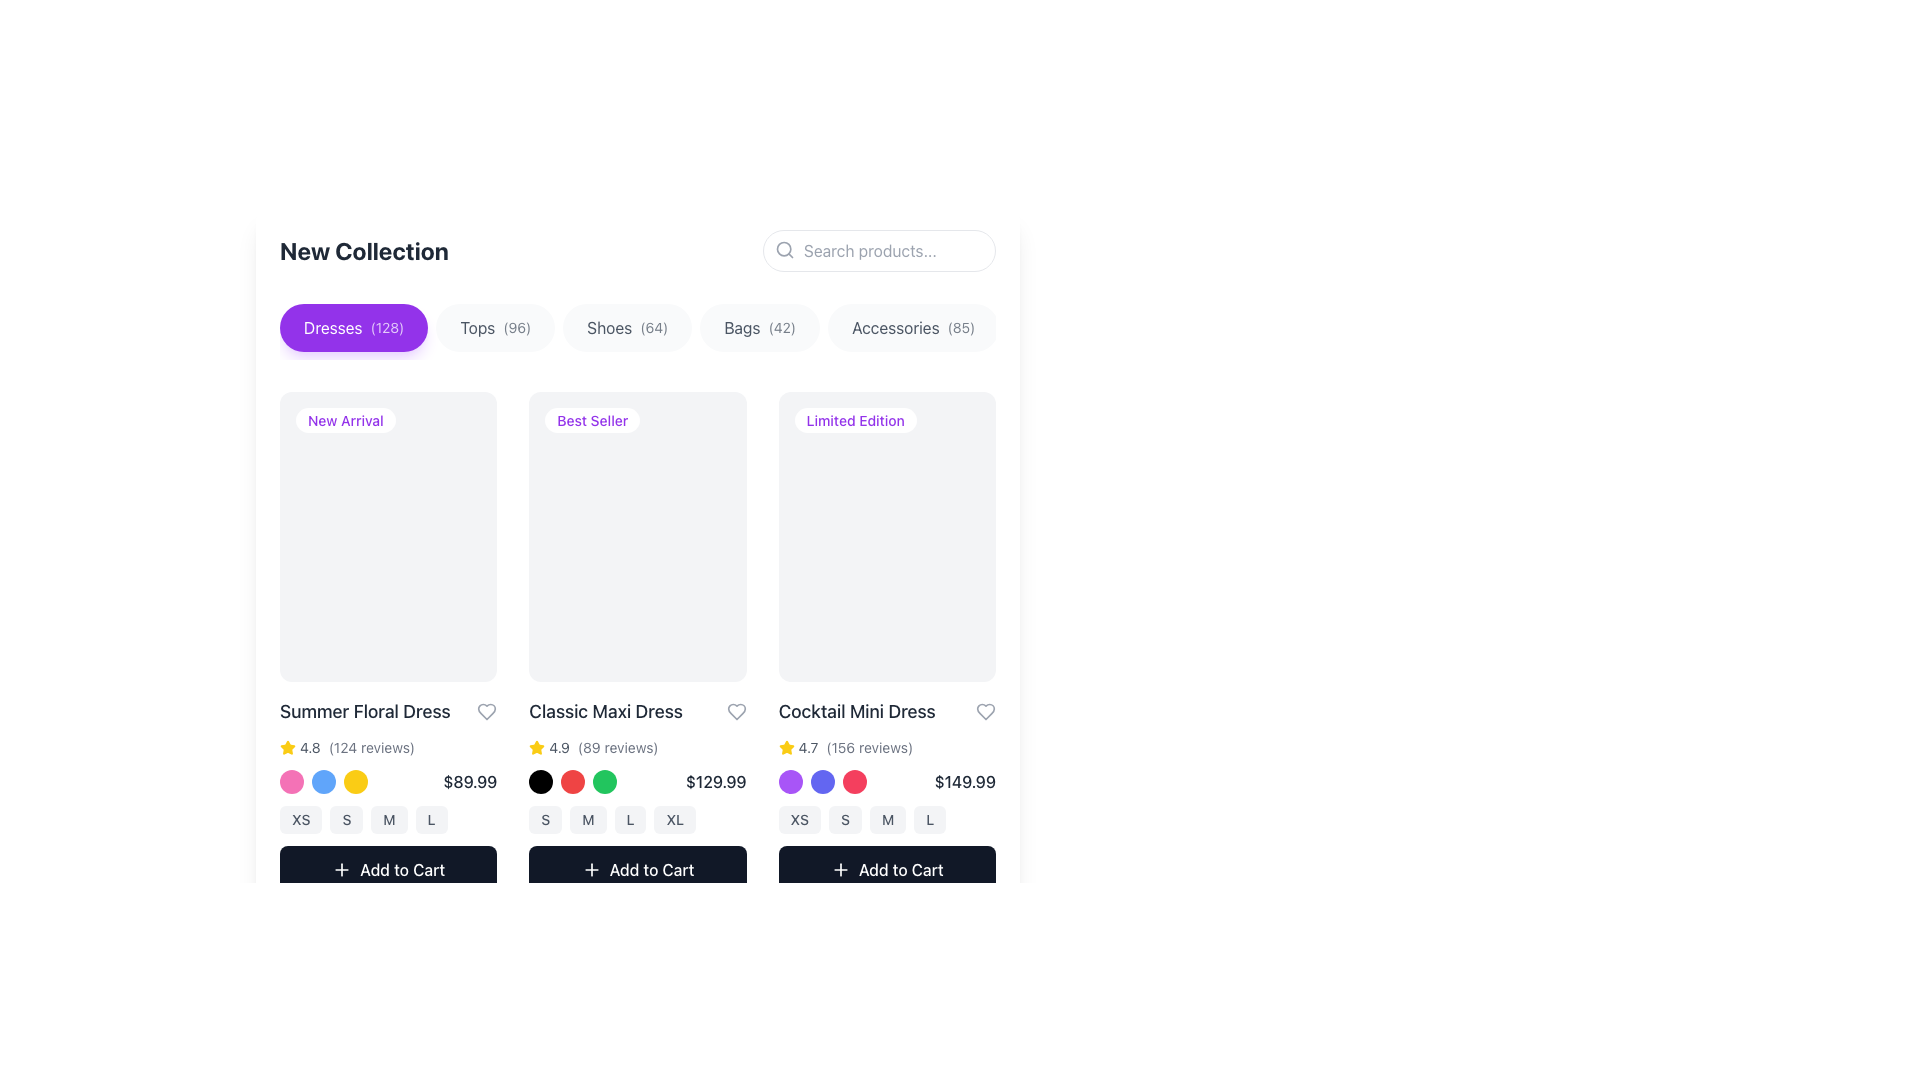 This screenshot has height=1080, width=1920. I want to click on the heart-shaped icon button for marking the 'Summer Floral Dress' as a favorite, so click(487, 710).